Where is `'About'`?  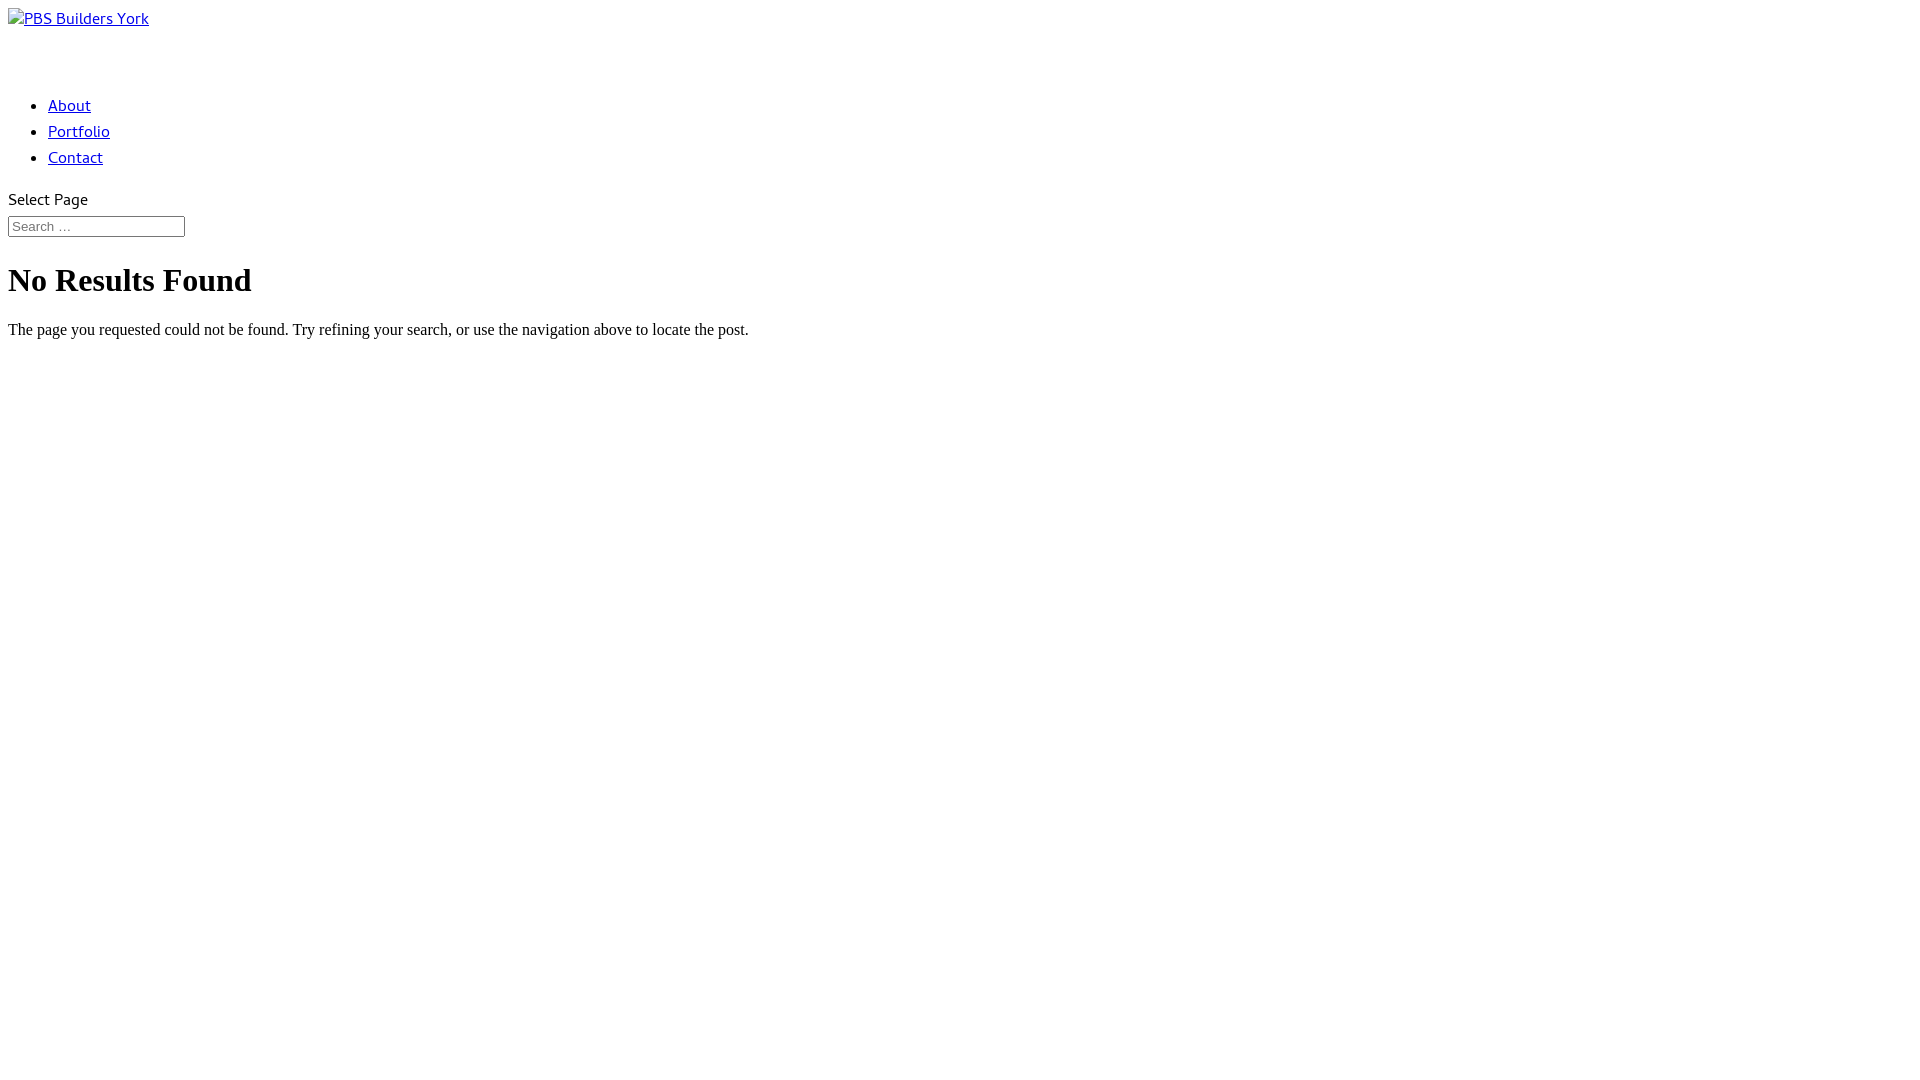 'About' is located at coordinates (48, 130).